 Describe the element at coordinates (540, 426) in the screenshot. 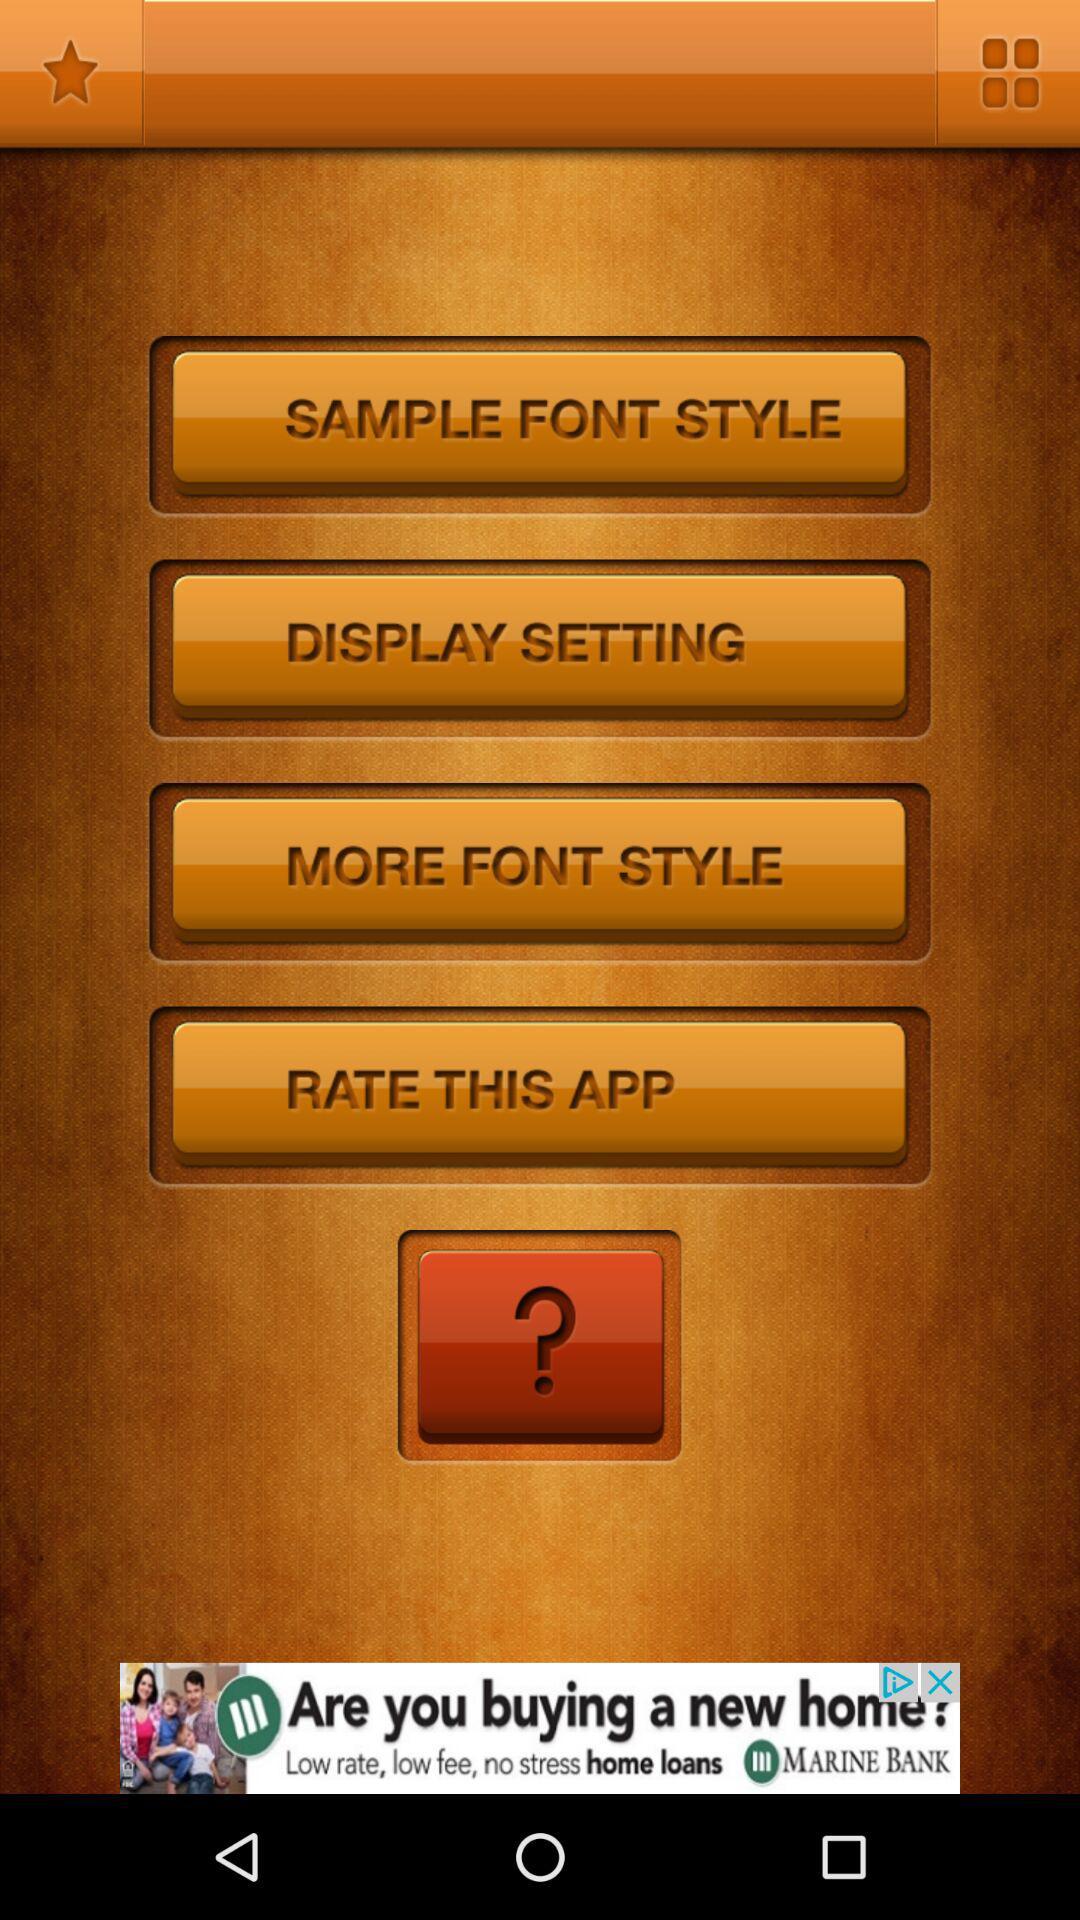

I see `sample fon style` at that location.